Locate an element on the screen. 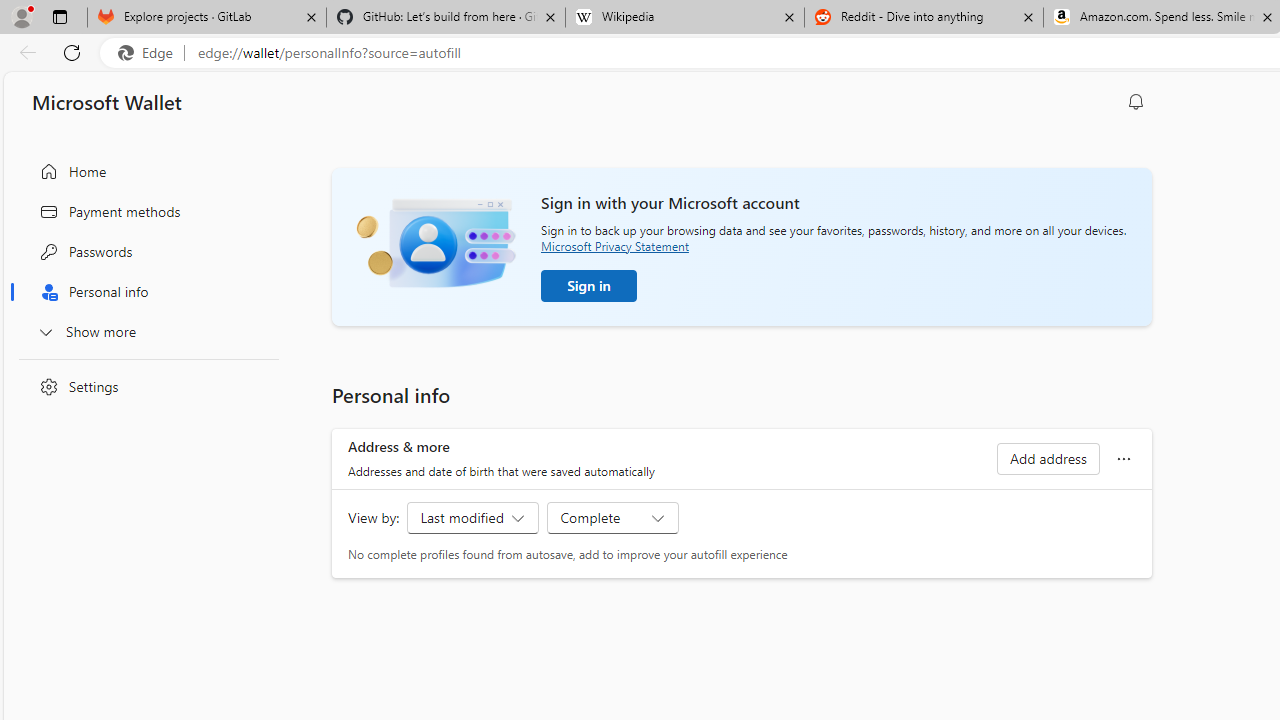 The height and width of the screenshot is (720, 1280). 'Edge' is located at coordinates (149, 52).